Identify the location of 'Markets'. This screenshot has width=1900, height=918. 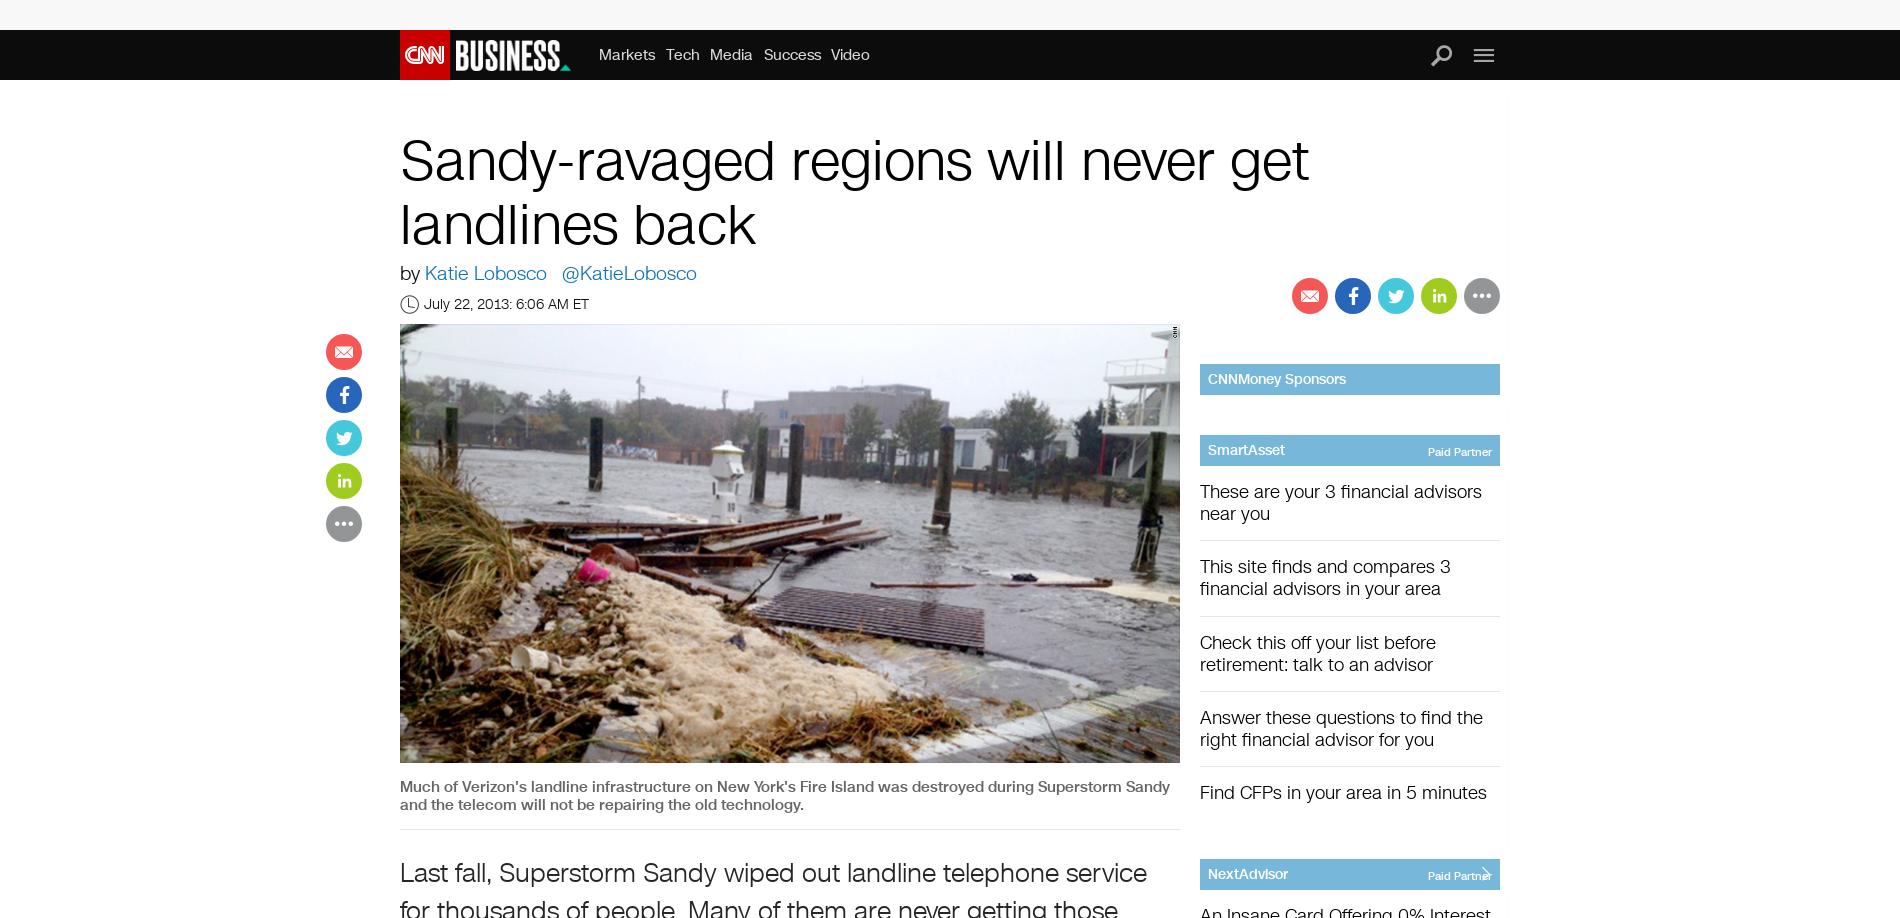
(627, 53).